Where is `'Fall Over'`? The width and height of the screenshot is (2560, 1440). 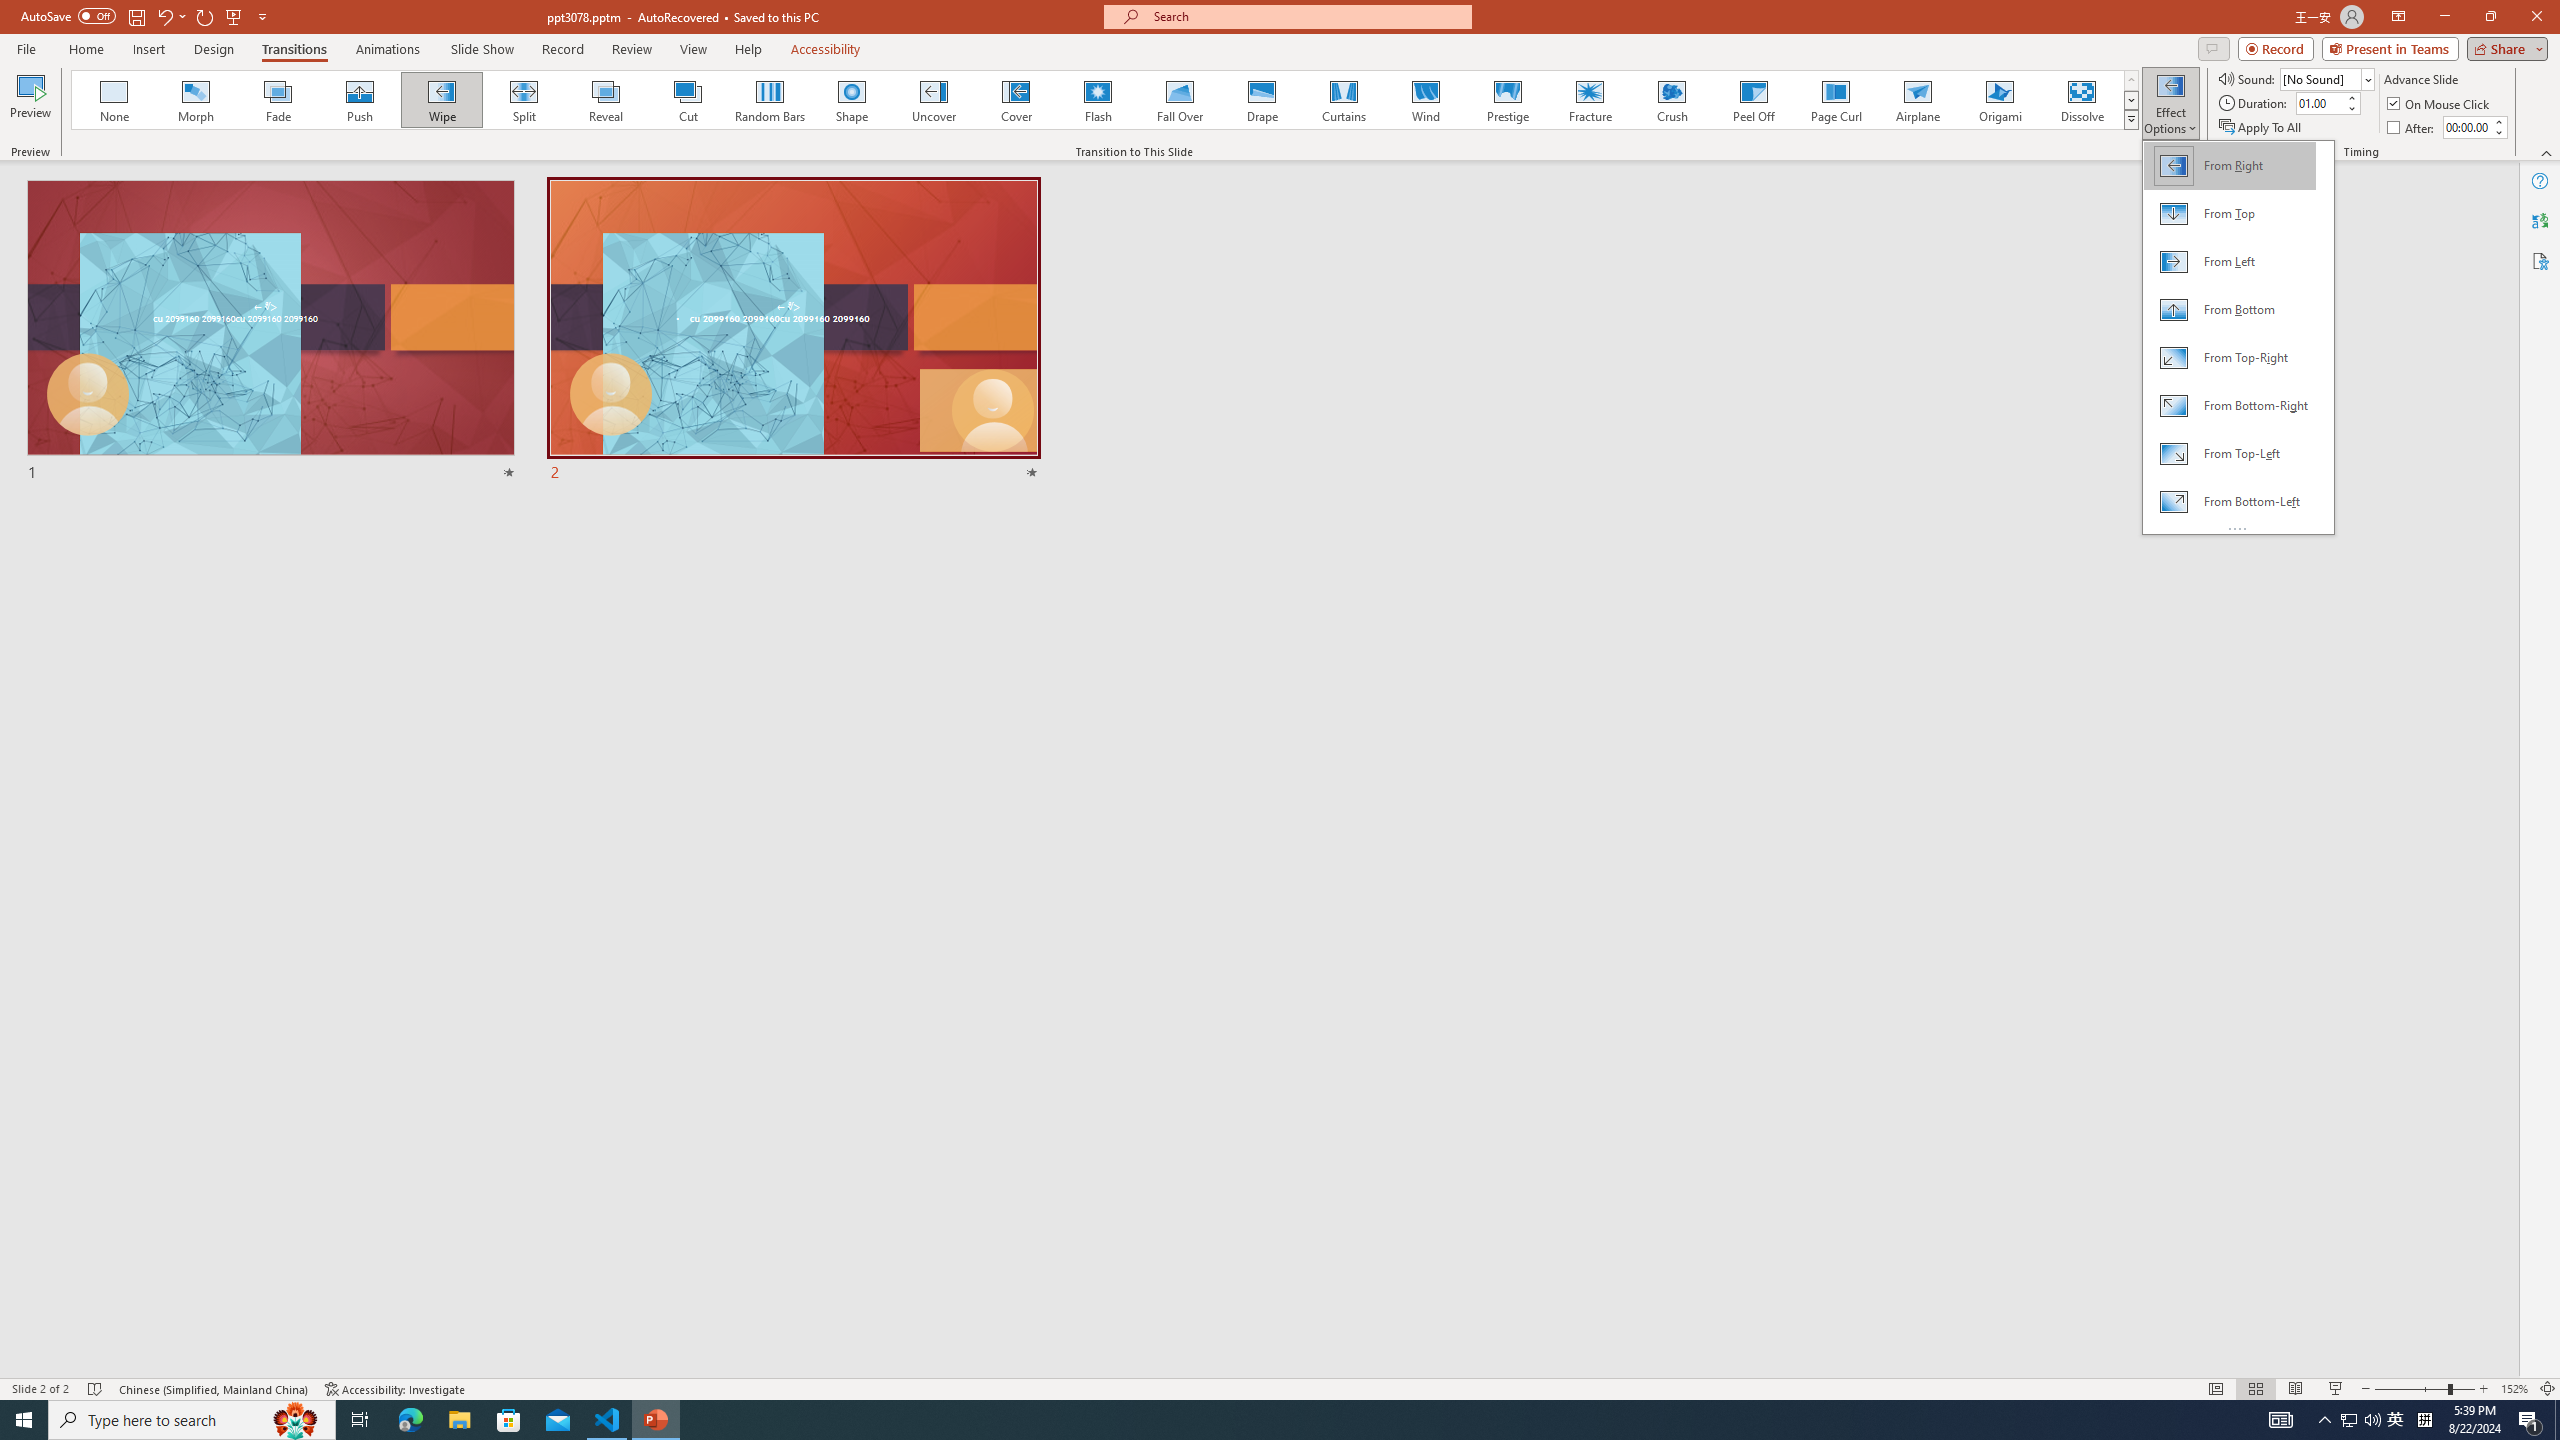 'Fall Over' is located at coordinates (1179, 99).